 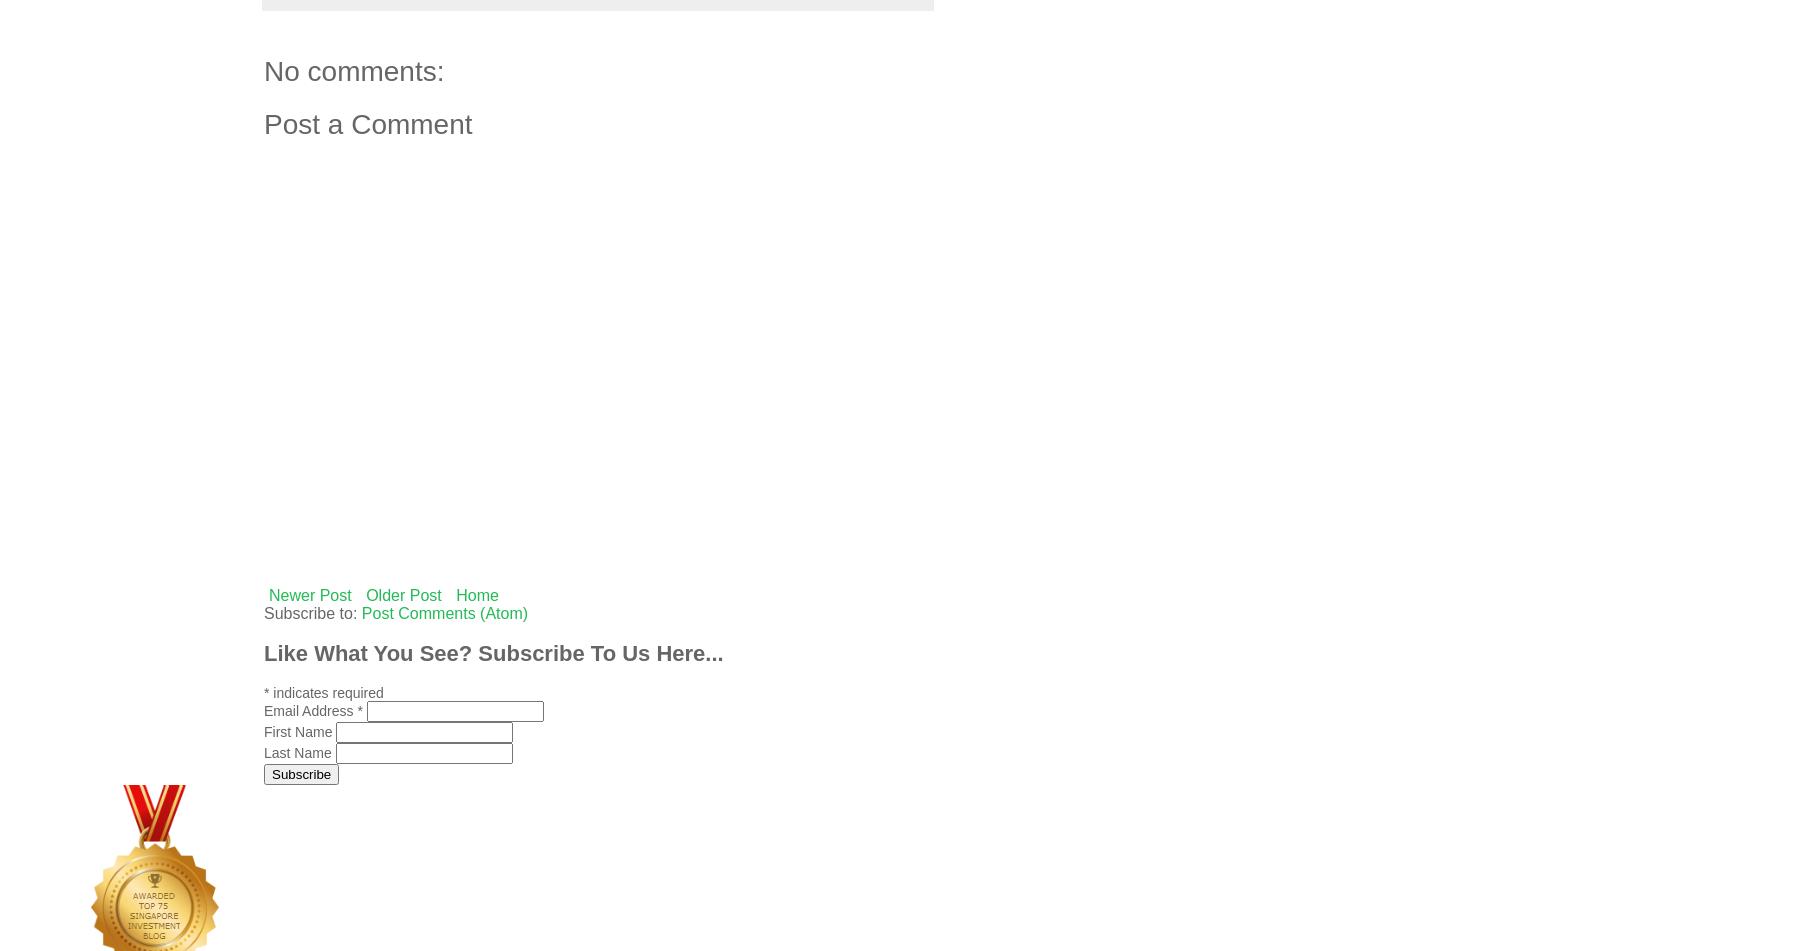 What do you see at coordinates (298, 752) in the screenshot?
I see `'Last Name'` at bounding box center [298, 752].